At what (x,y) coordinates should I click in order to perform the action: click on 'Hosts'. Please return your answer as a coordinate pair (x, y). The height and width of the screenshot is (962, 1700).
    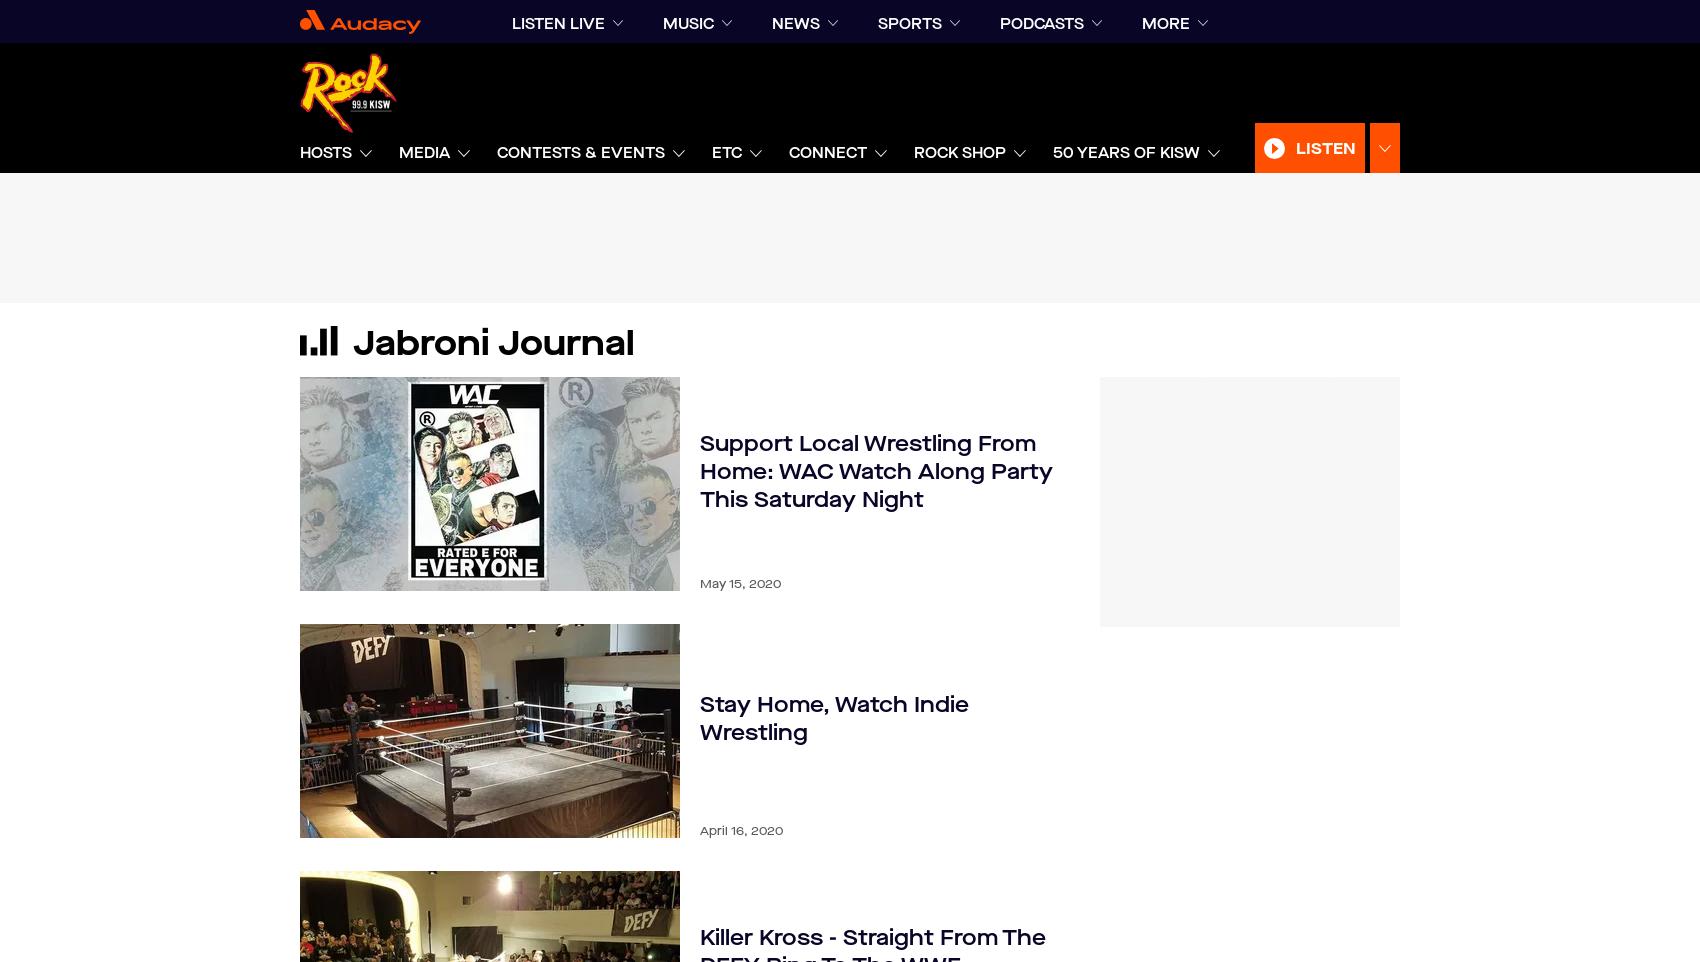
    Looking at the image, I should click on (325, 152).